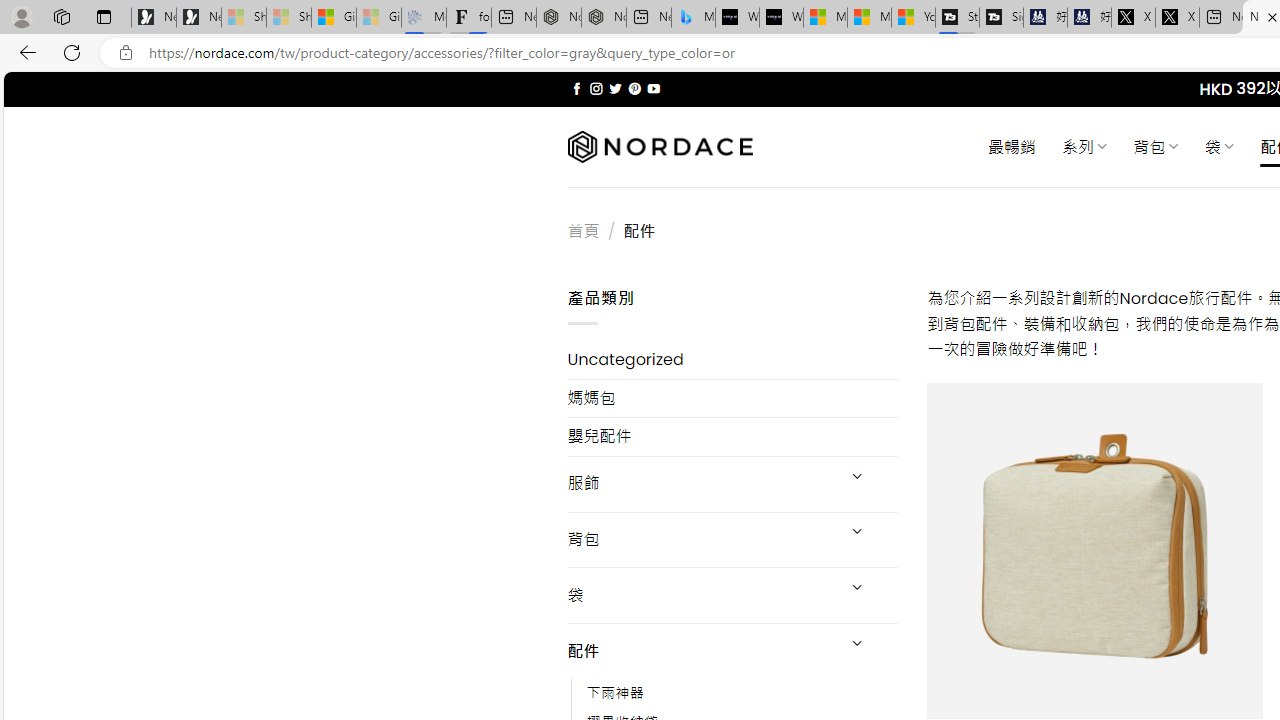  What do you see at coordinates (693, 17) in the screenshot?
I see `'Microsoft Bing Travel - Shangri-La Hotel Bangkok'` at bounding box center [693, 17].